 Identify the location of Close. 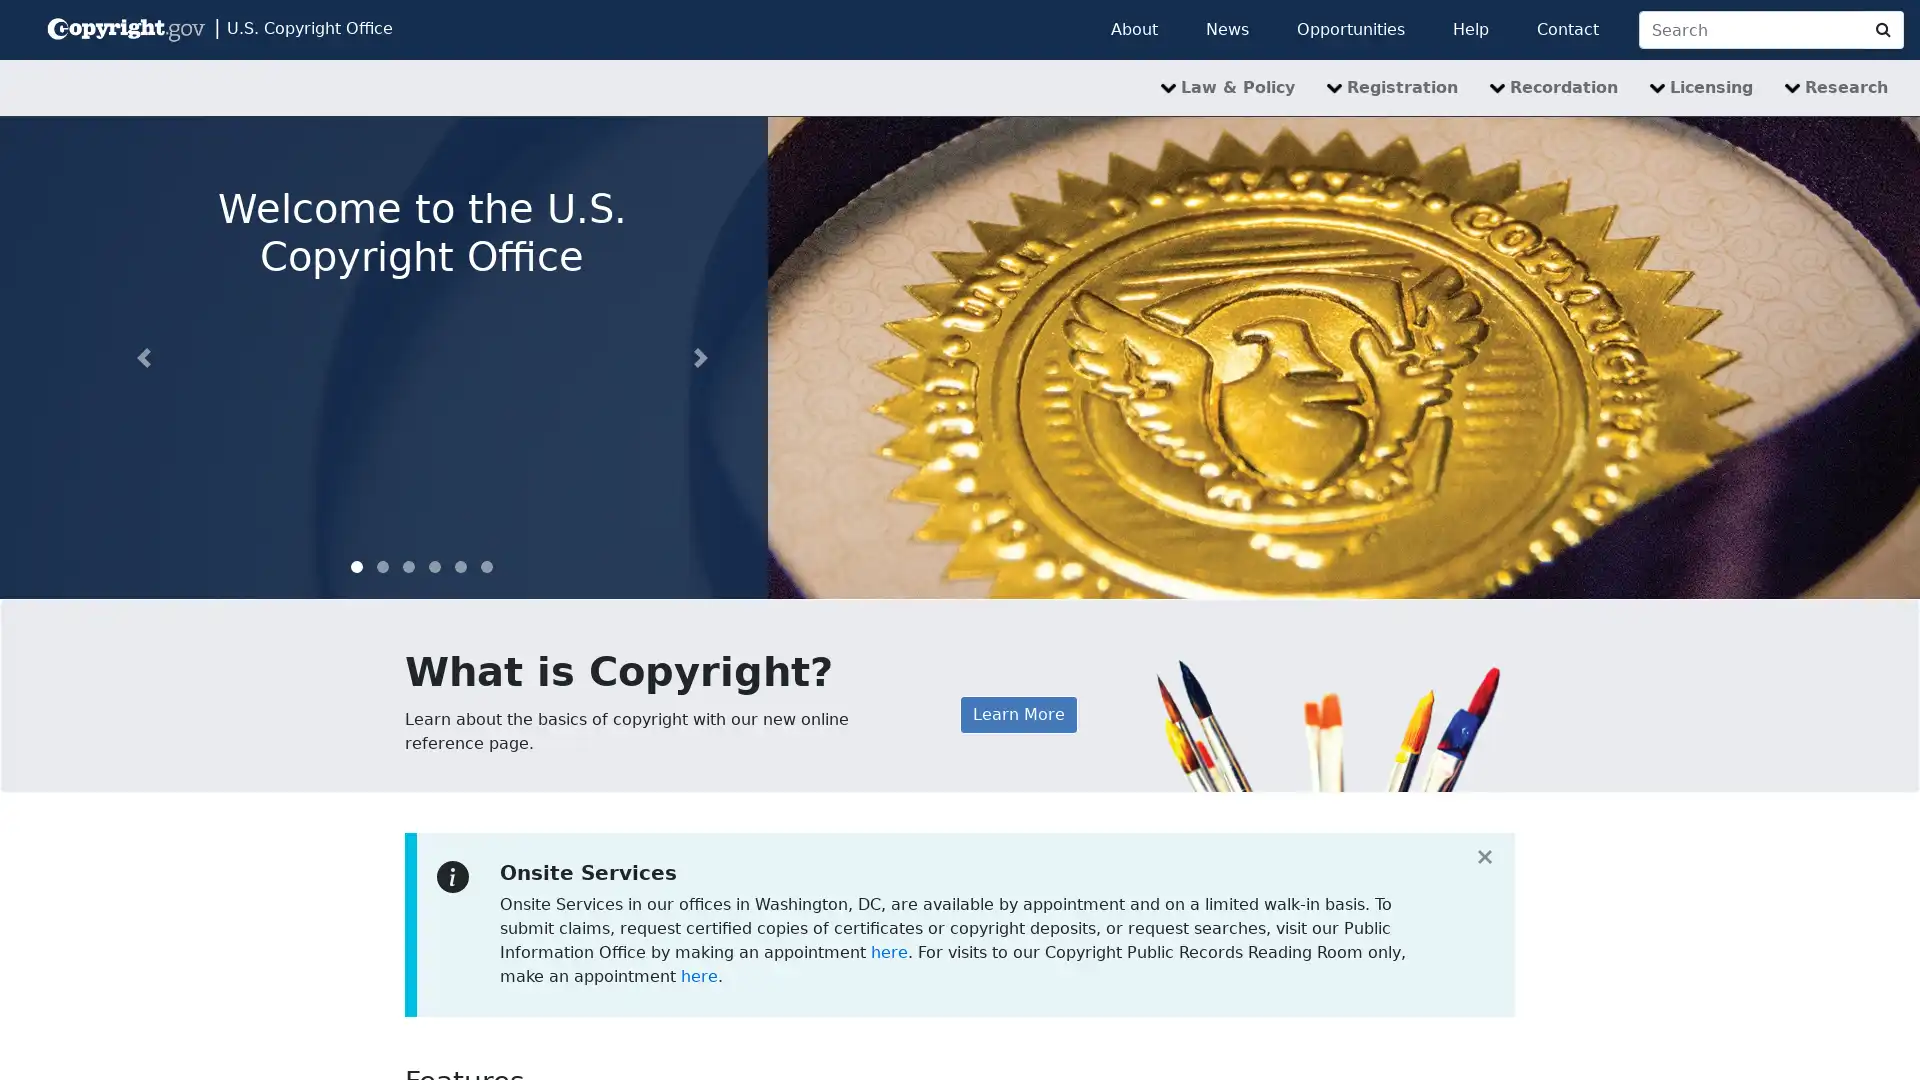
(1484, 855).